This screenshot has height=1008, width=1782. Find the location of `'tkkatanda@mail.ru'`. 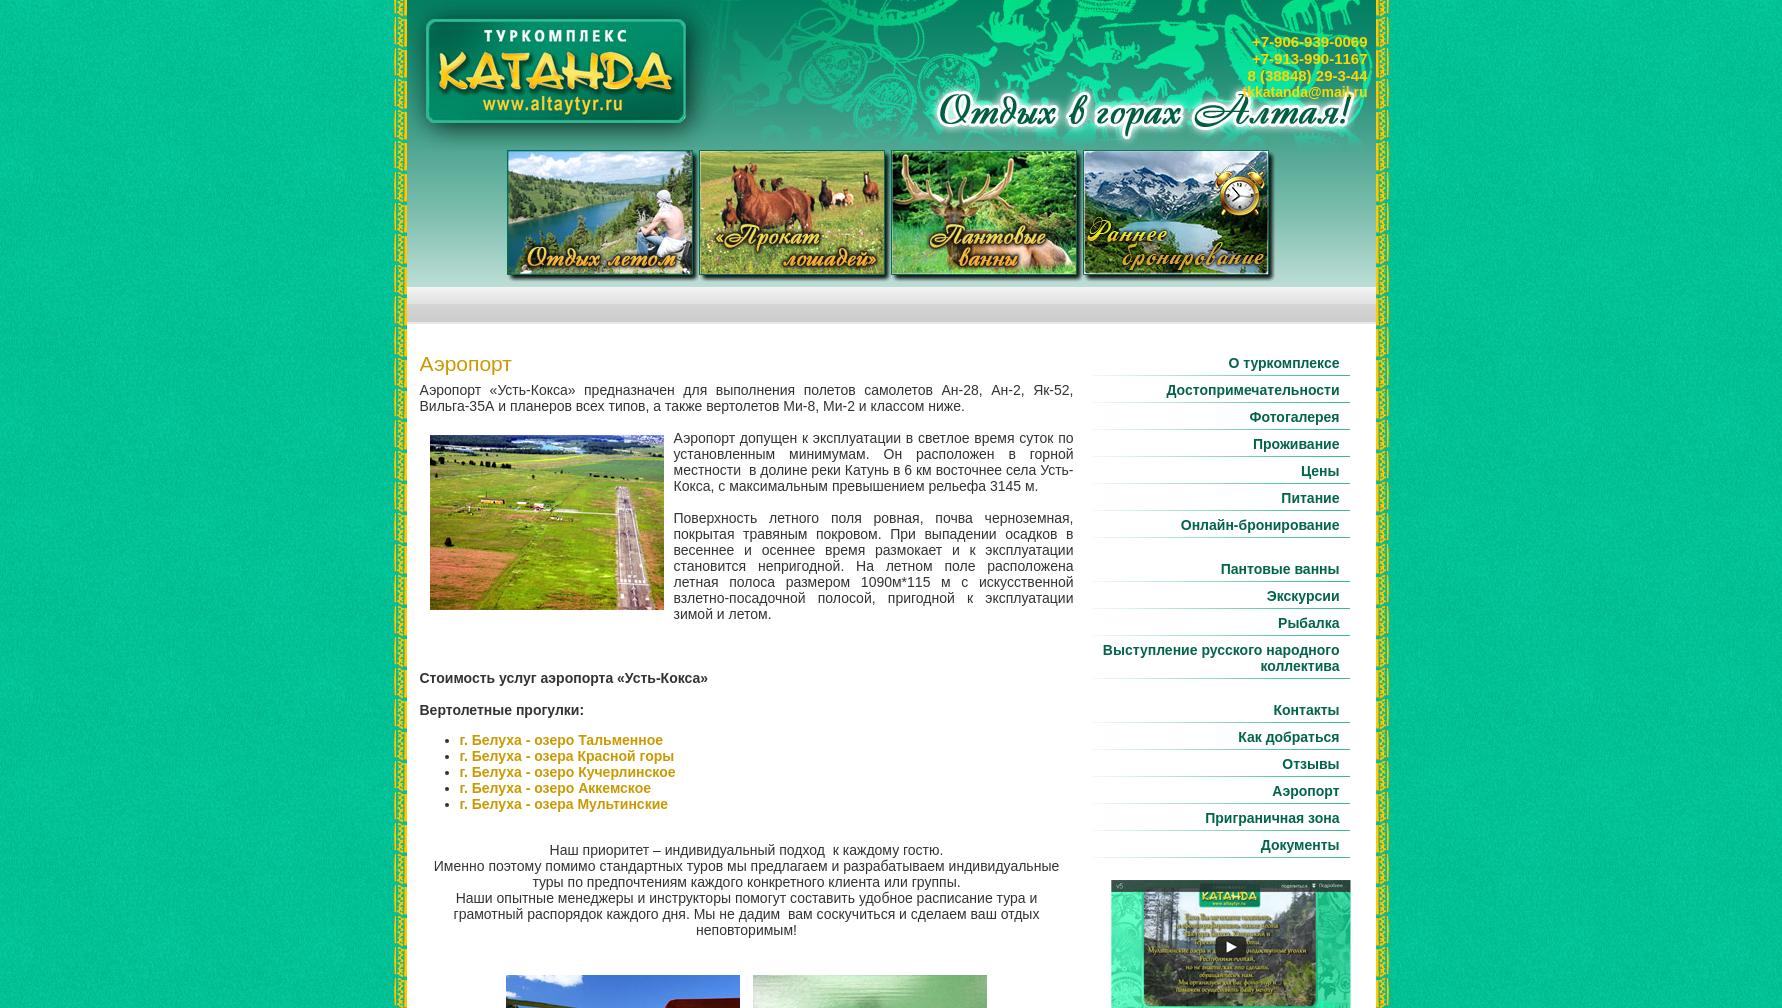

'tkkatanda@mail.ru' is located at coordinates (1304, 92).